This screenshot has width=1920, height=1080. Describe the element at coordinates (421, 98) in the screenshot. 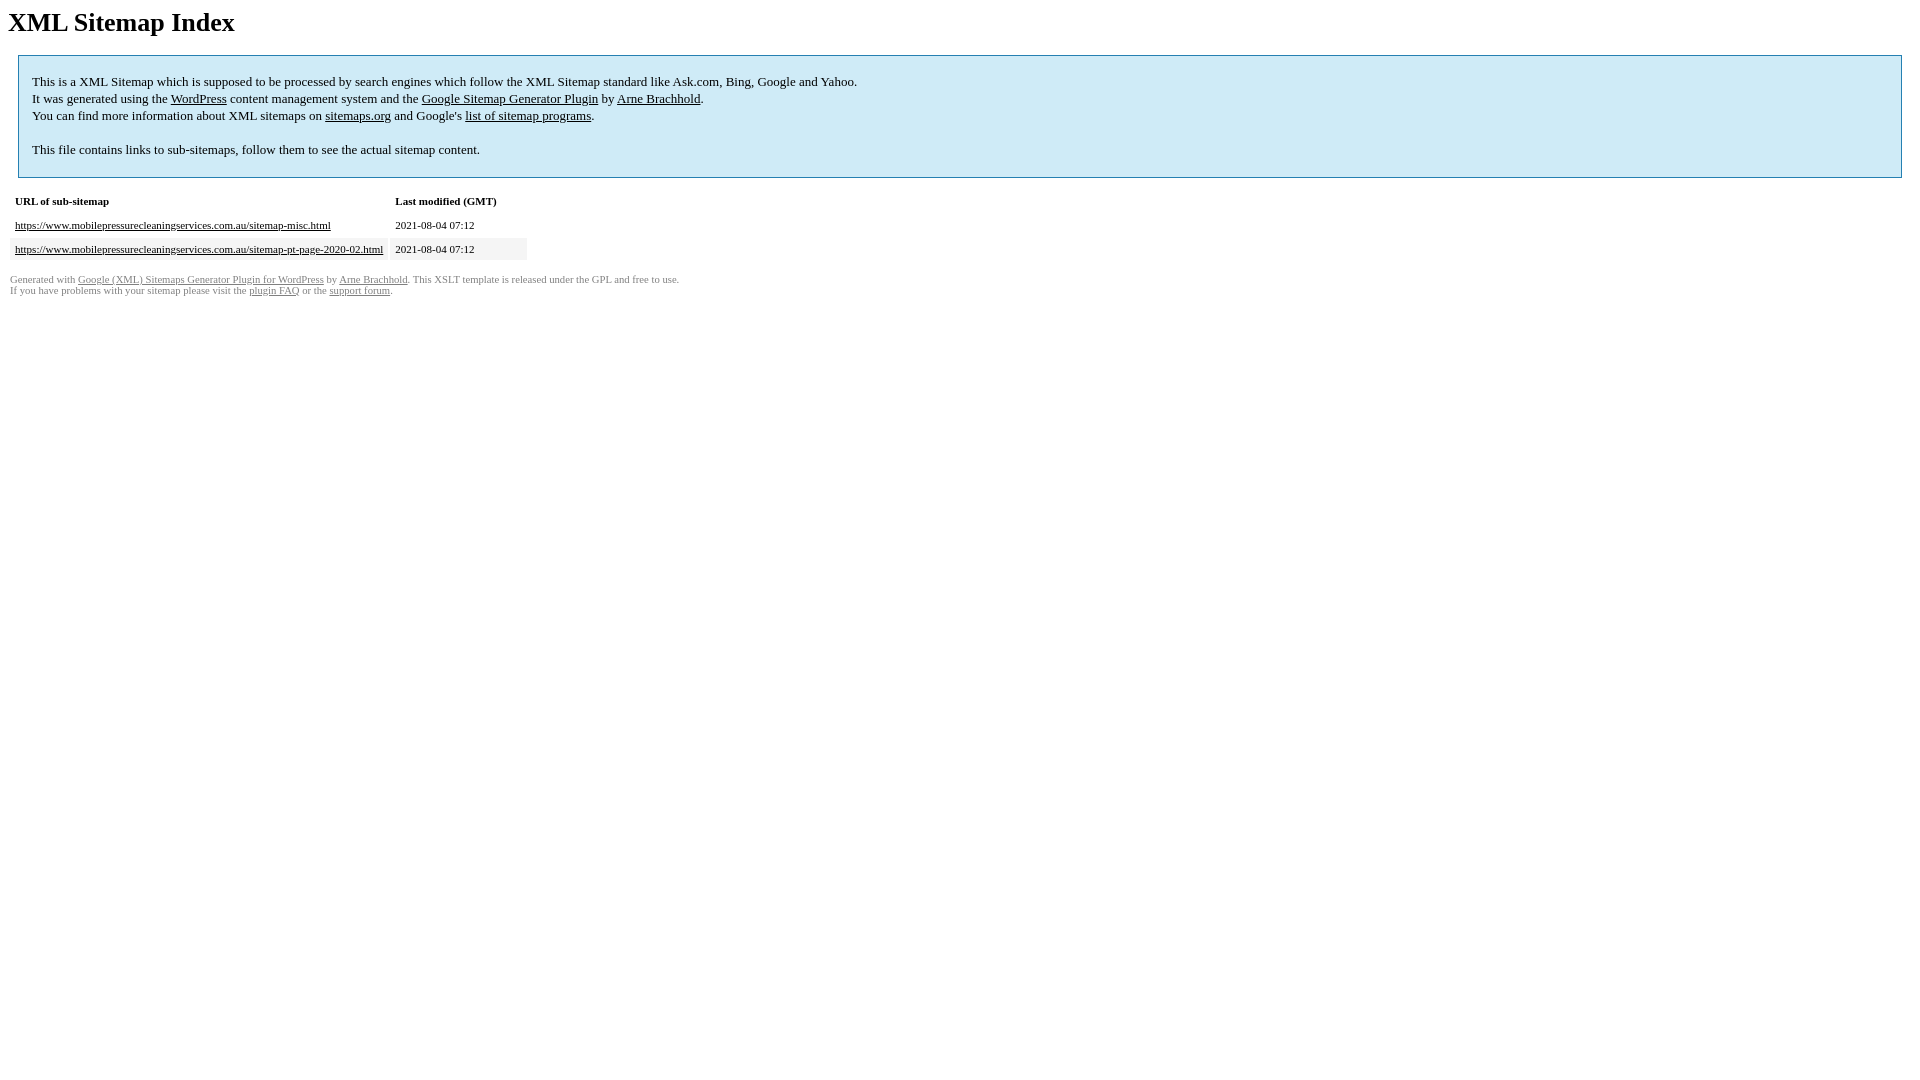

I see `'Google Sitemap Generator Plugin'` at that location.